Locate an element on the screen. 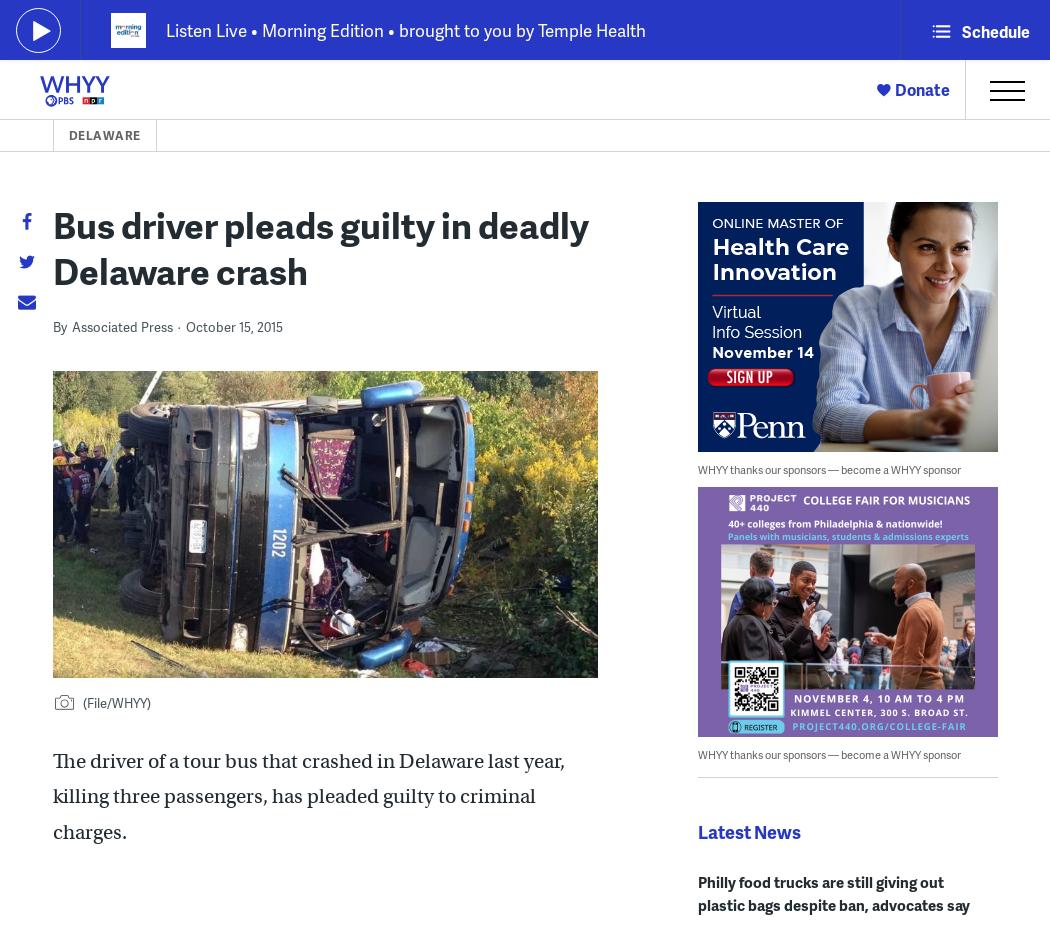 This screenshot has height=927, width=1050. 'Delaware' is located at coordinates (103, 134).